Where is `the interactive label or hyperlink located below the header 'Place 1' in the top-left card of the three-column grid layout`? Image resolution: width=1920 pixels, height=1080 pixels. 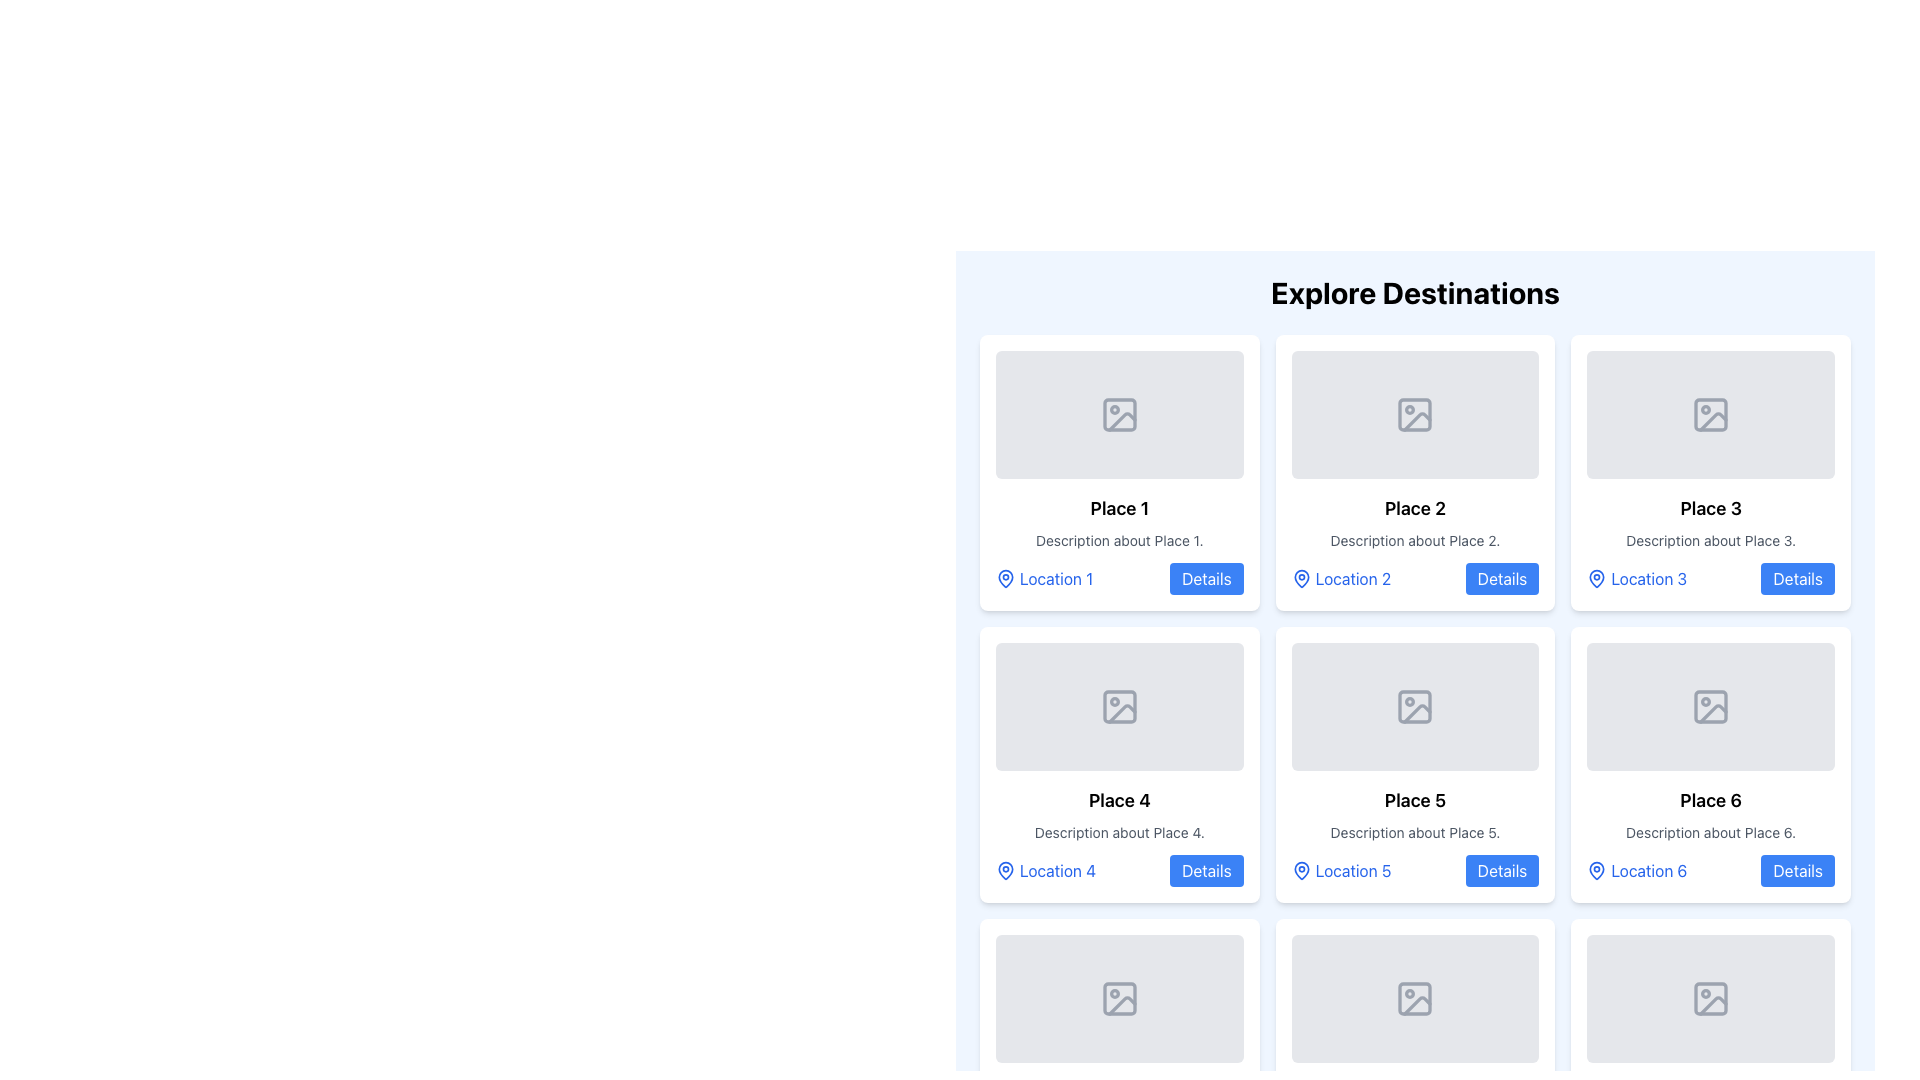 the interactive label or hyperlink located below the header 'Place 1' in the top-left card of the three-column grid layout is located at coordinates (1043, 578).